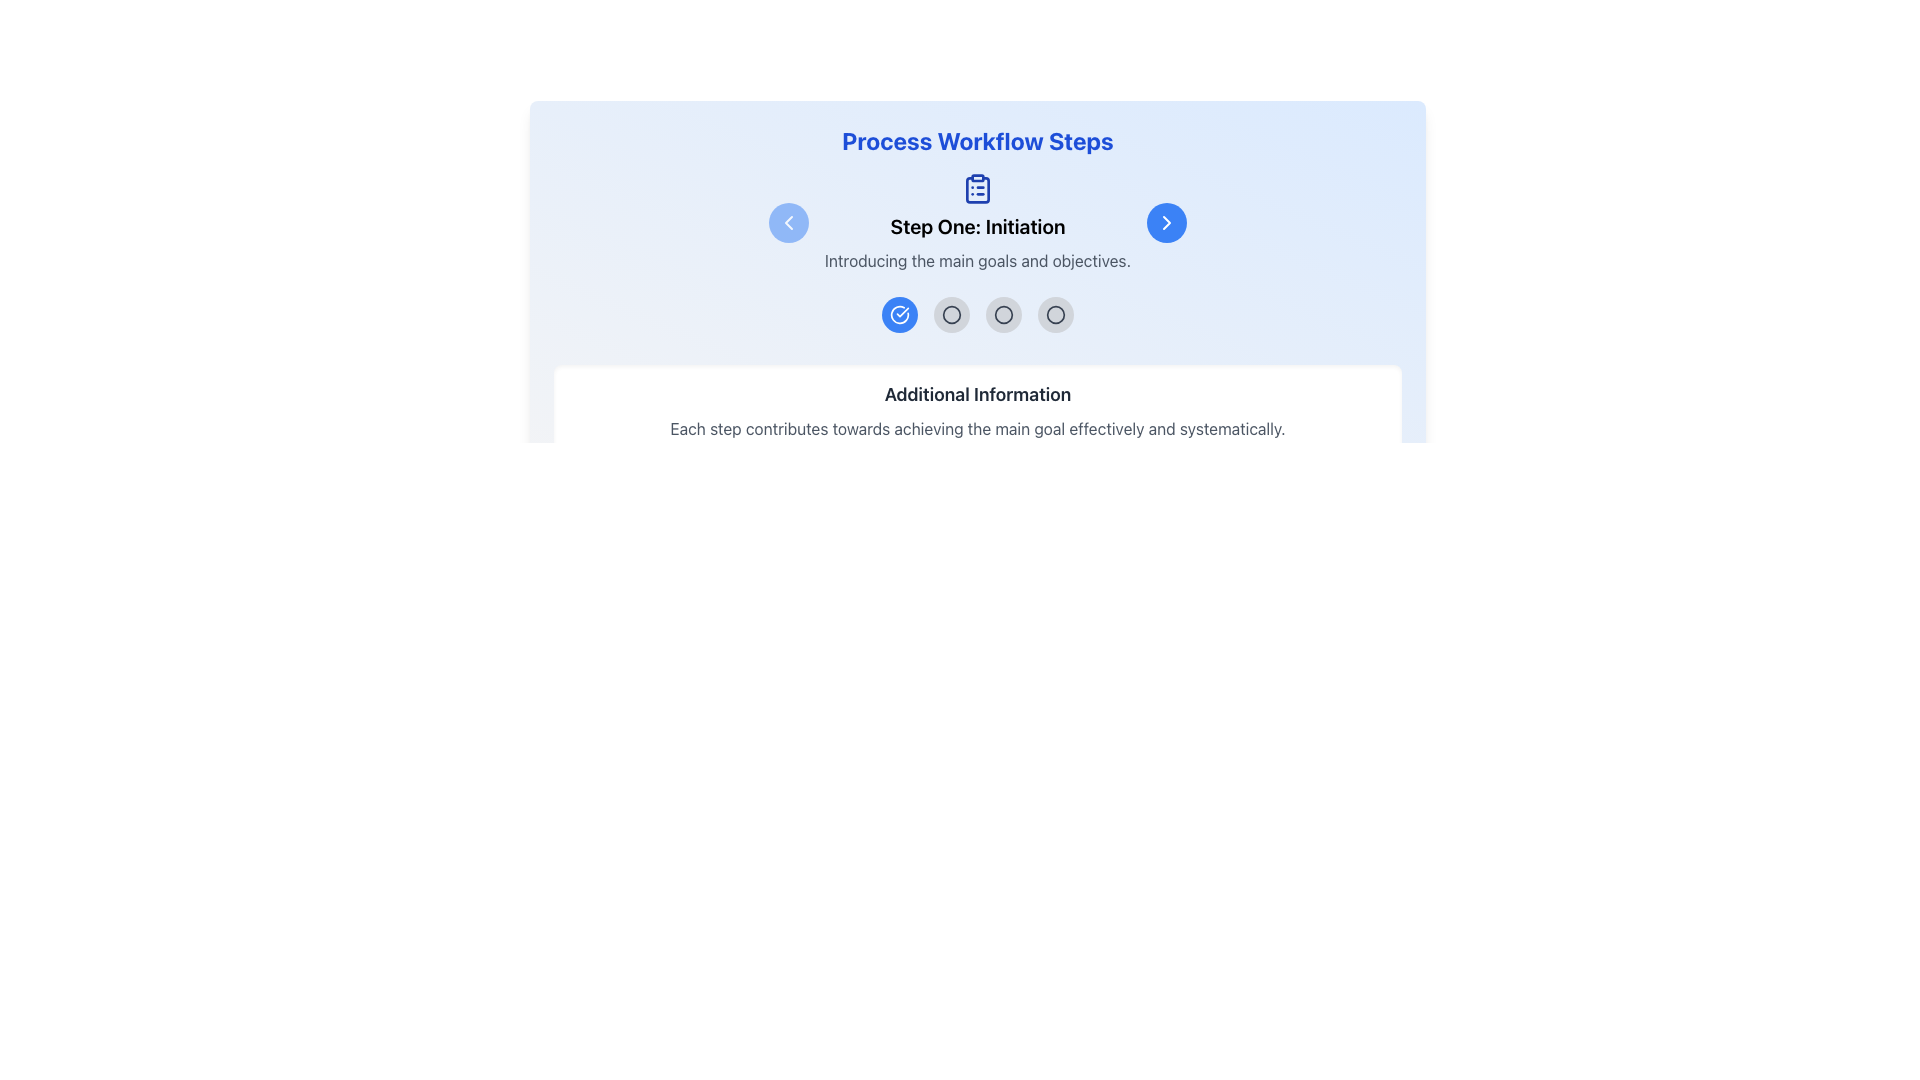  Describe the element at coordinates (1055, 315) in the screenshot. I see `the icon within the circular button located at the center of the group of selectable icons below 'Step One: Initiation'` at that location.